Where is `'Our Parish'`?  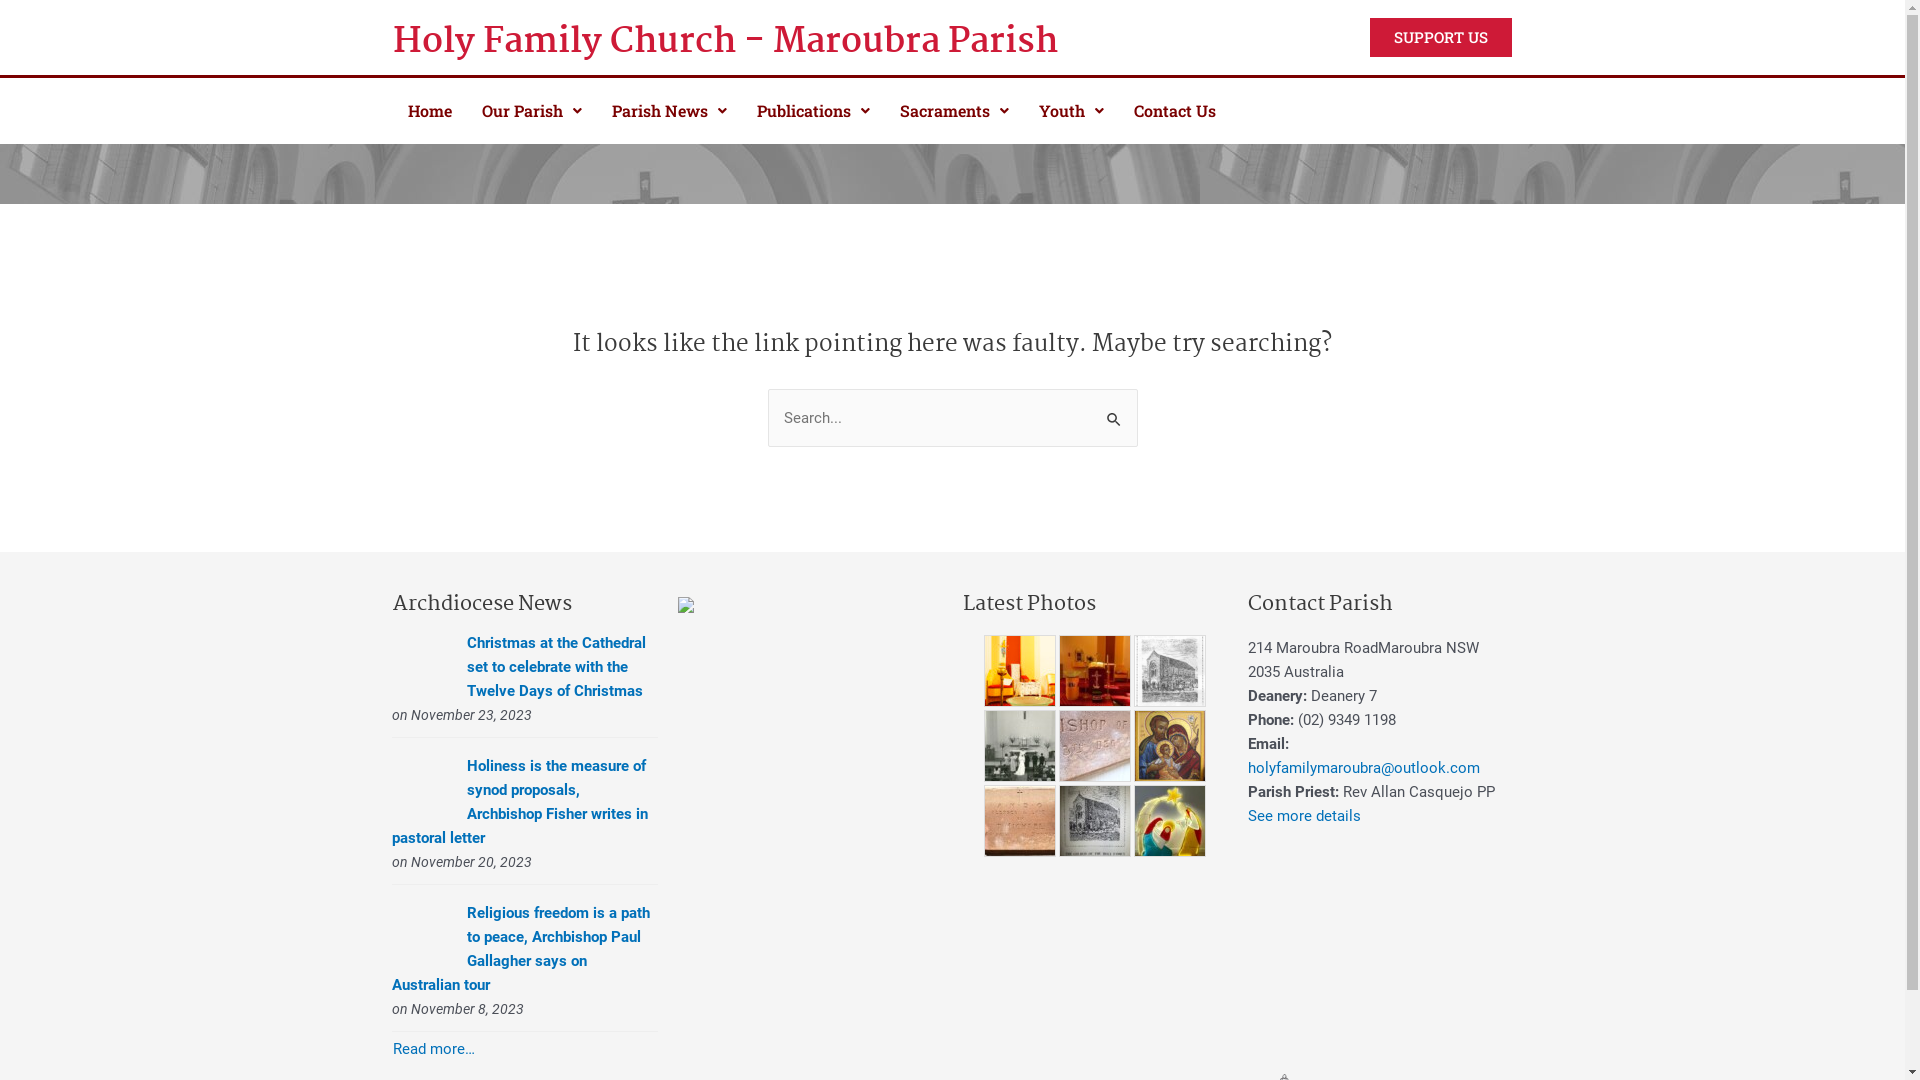 'Our Parish' is located at coordinates (531, 111).